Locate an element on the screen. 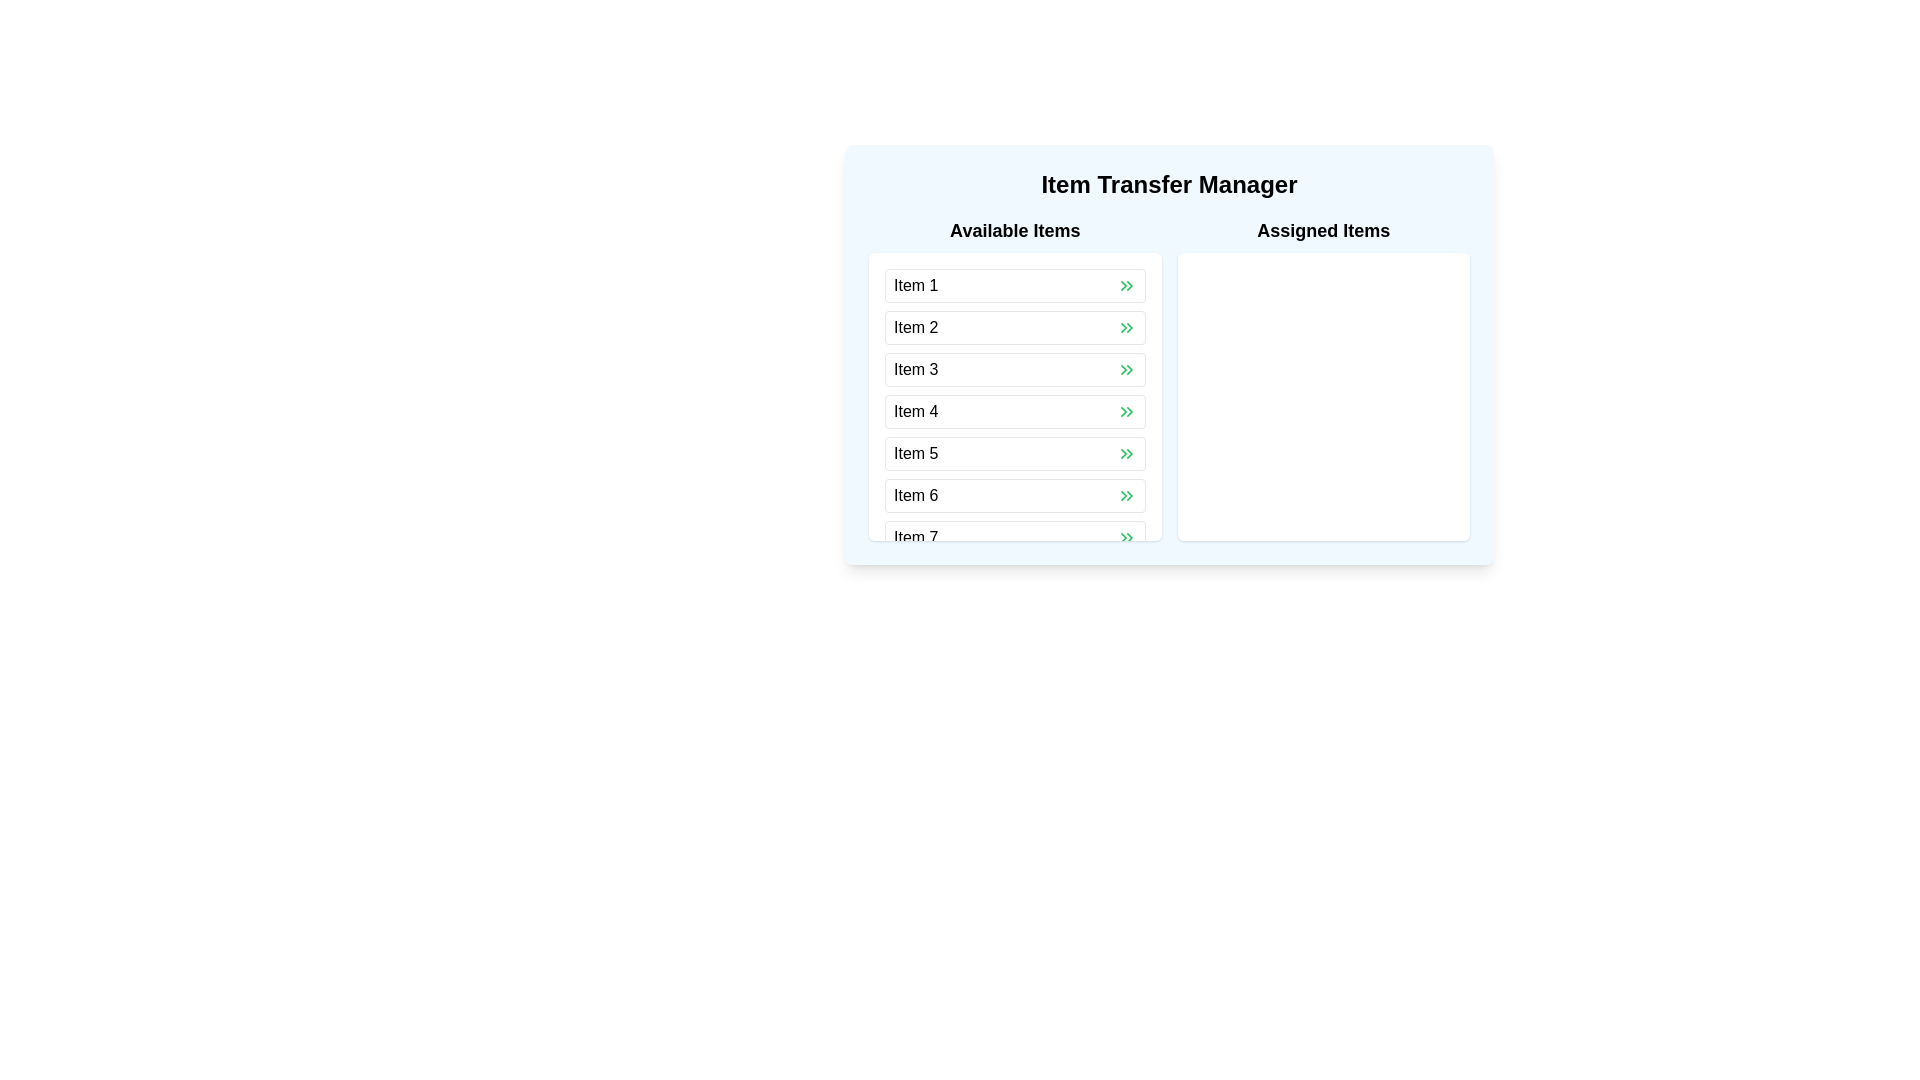  the green double-chevron arrow button on the right side of 'Item 3' to transfer the item is located at coordinates (1126, 370).